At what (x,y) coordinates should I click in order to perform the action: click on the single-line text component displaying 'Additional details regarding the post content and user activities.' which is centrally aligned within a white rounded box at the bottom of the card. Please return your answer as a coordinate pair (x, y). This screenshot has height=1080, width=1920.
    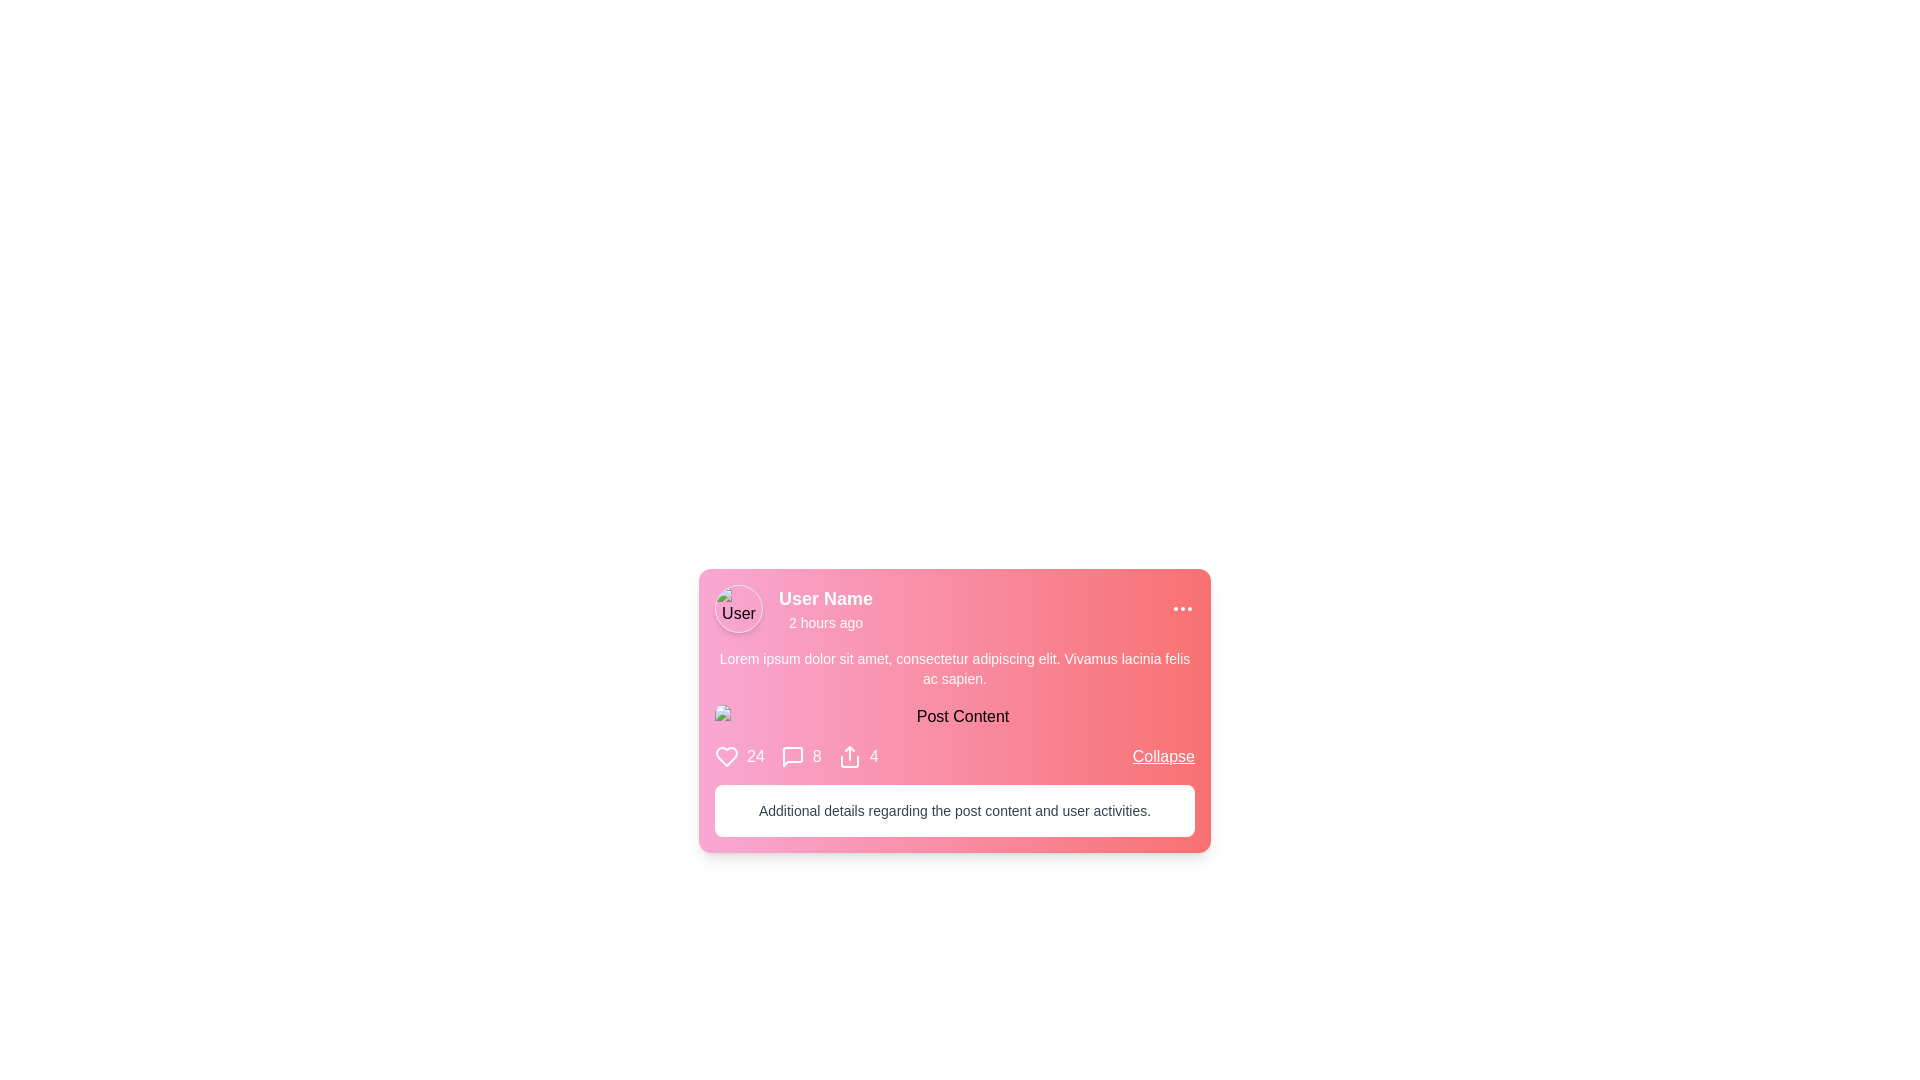
    Looking at the image, I should click on (954, 810).